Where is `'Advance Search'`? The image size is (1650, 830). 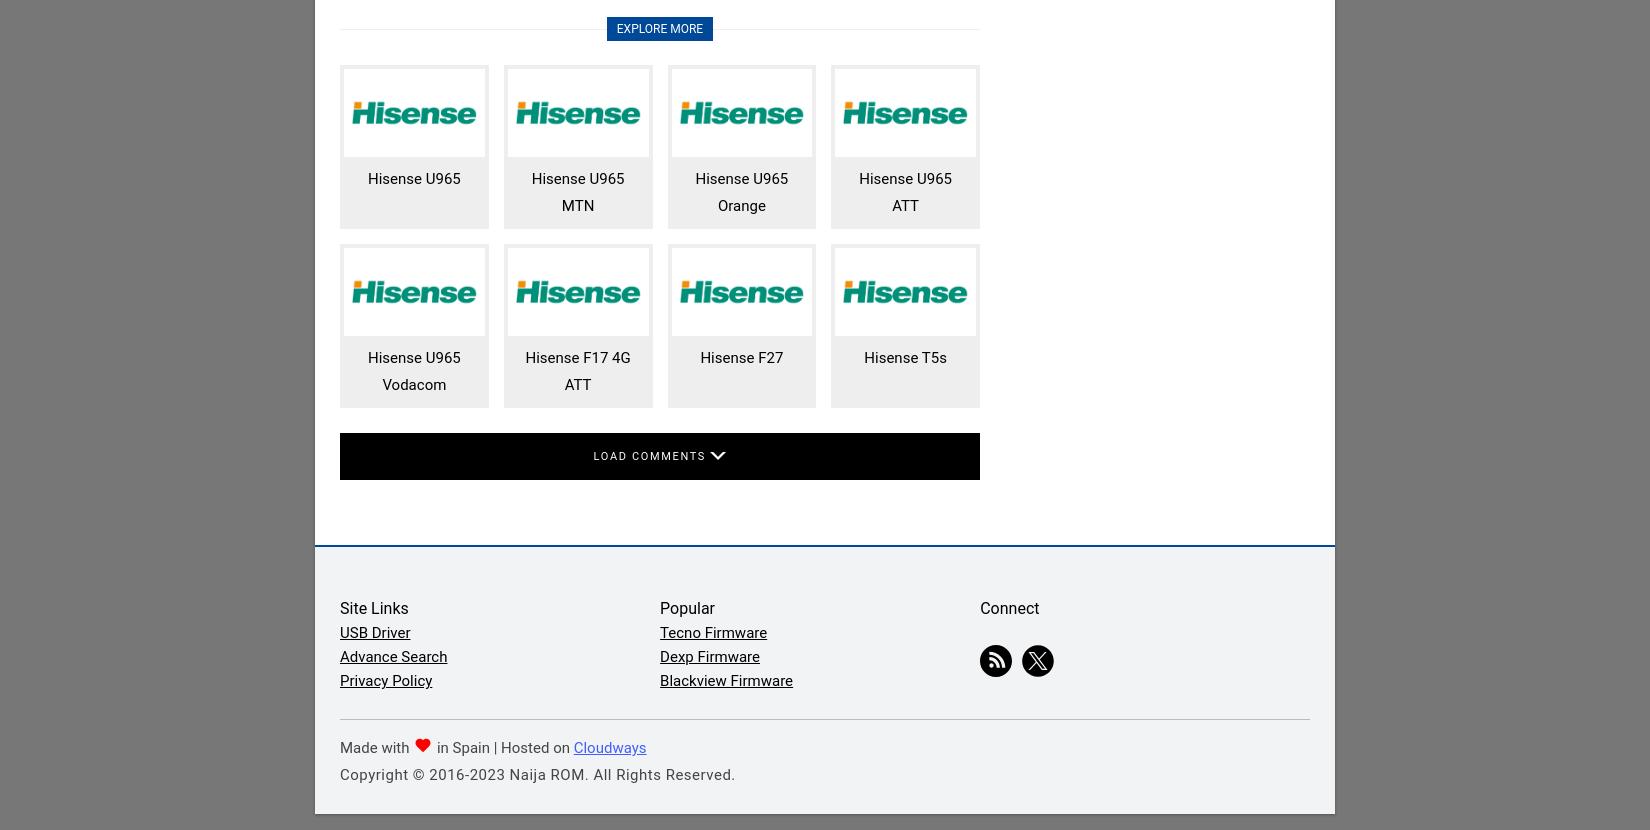
'Advance Search' is located at coordinates (393, 656).